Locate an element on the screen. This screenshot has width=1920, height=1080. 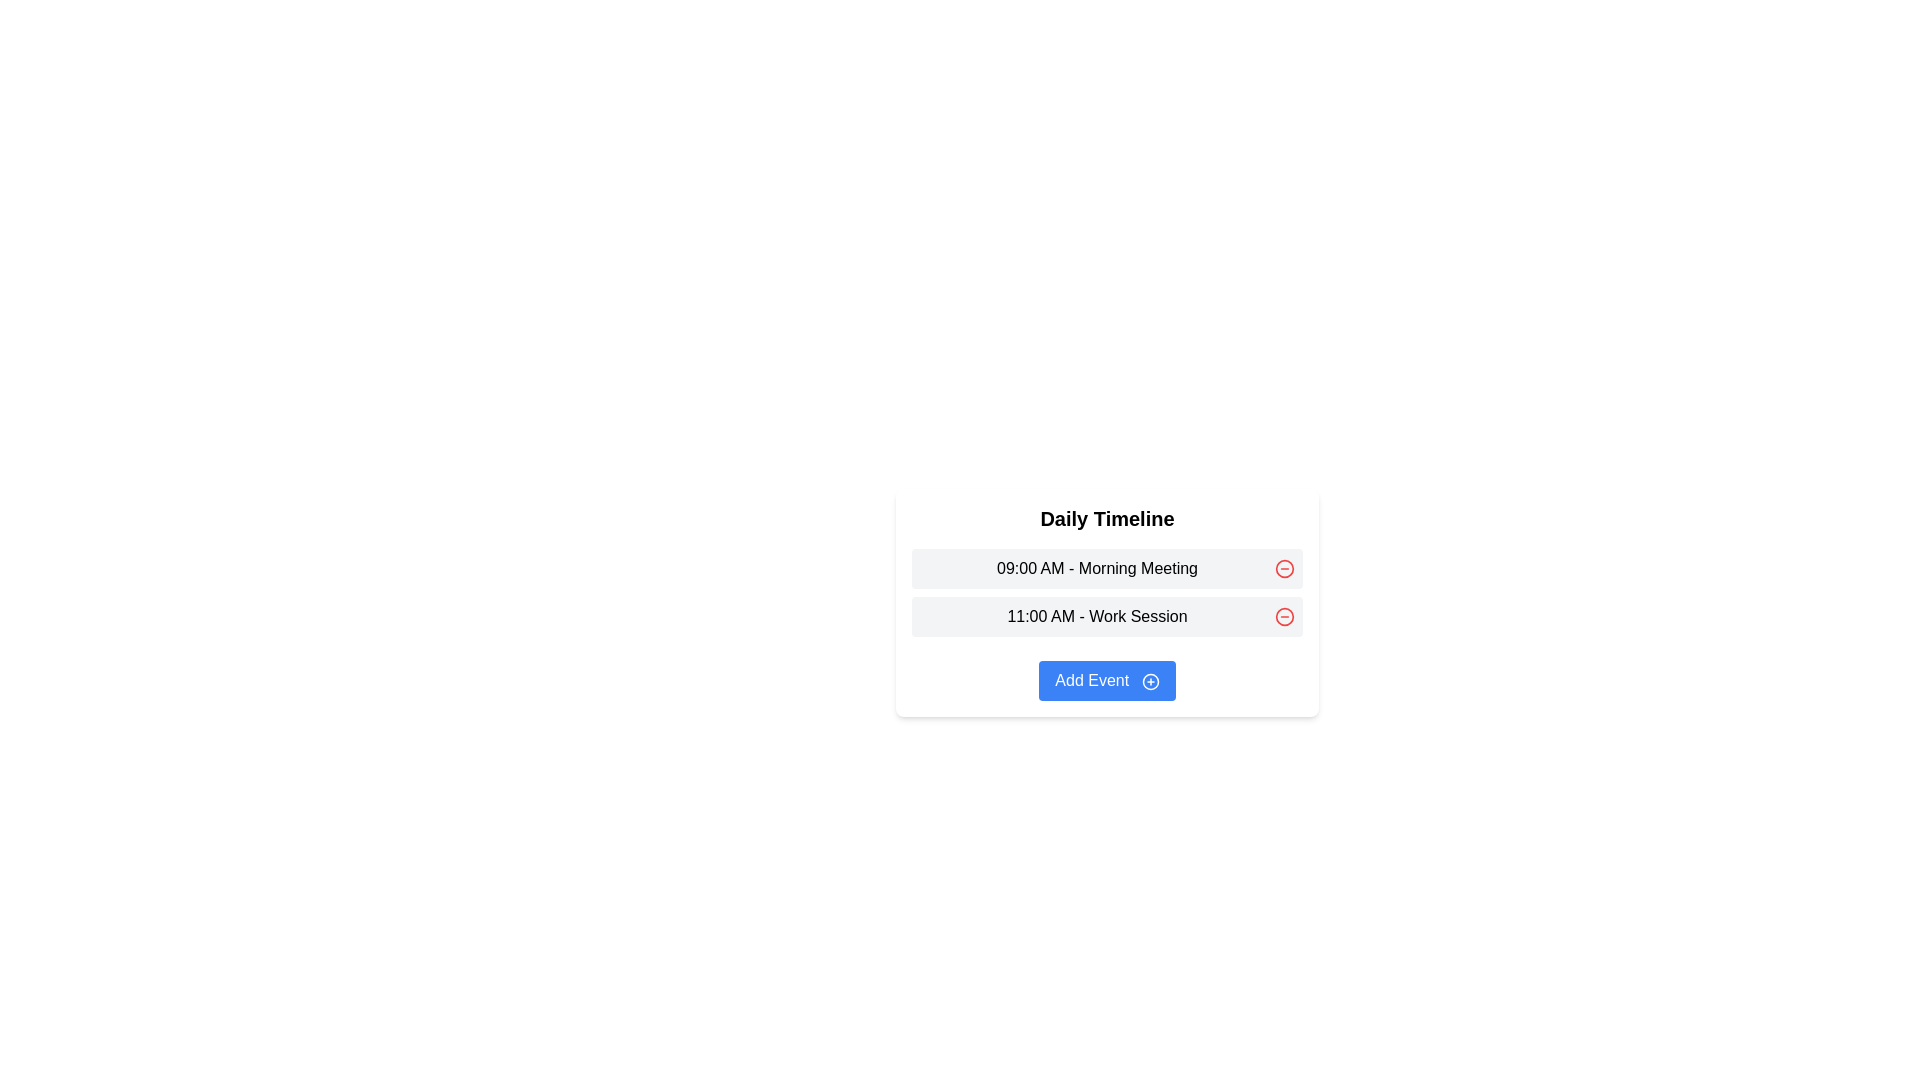
the text label displaying the schedule and description of the task or event in the Daily Timeline section is located at coordinates (1096, 616).